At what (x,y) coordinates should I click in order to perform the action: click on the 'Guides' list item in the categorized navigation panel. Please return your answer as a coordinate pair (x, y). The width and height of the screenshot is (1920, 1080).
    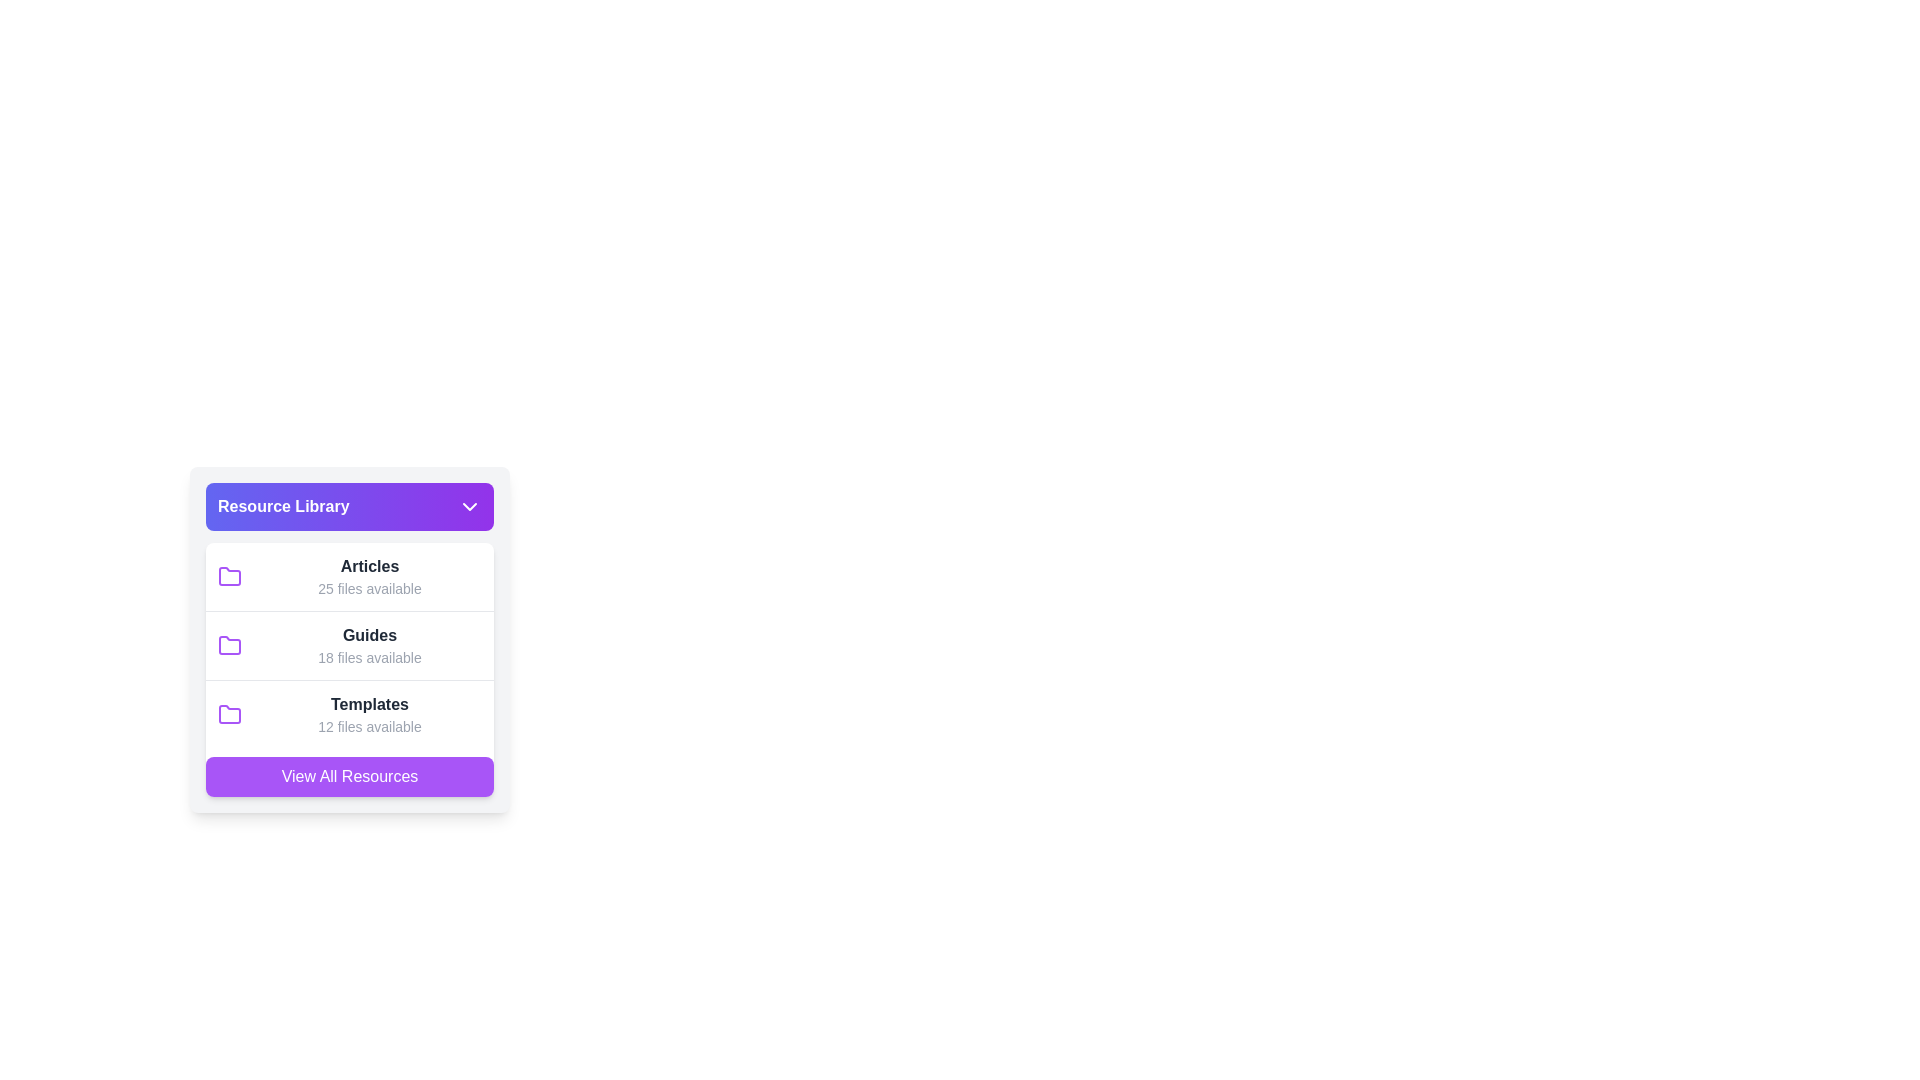
    Looking at the image, I should click on (350, 644).